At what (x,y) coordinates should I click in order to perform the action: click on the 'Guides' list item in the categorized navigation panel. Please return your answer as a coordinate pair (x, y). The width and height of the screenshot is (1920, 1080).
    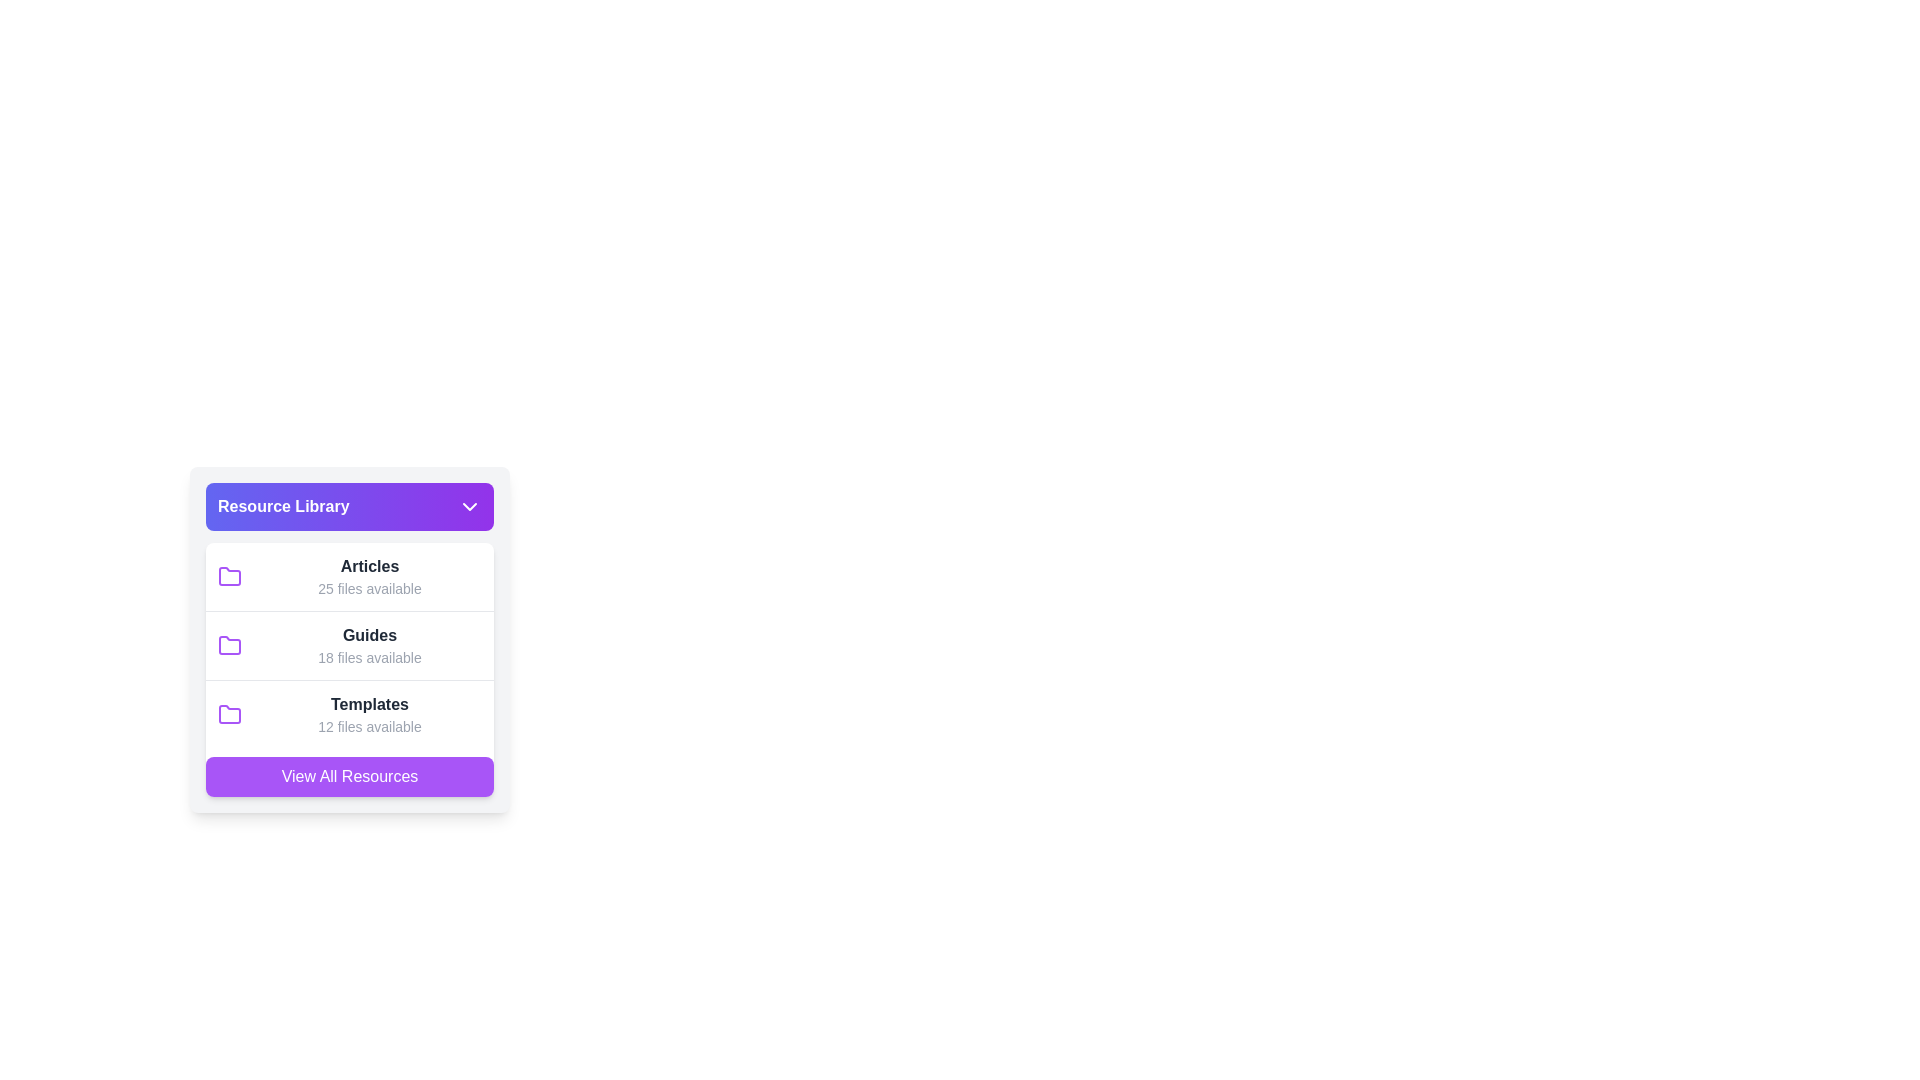
    Looking at the image, I should click on (350, 644).